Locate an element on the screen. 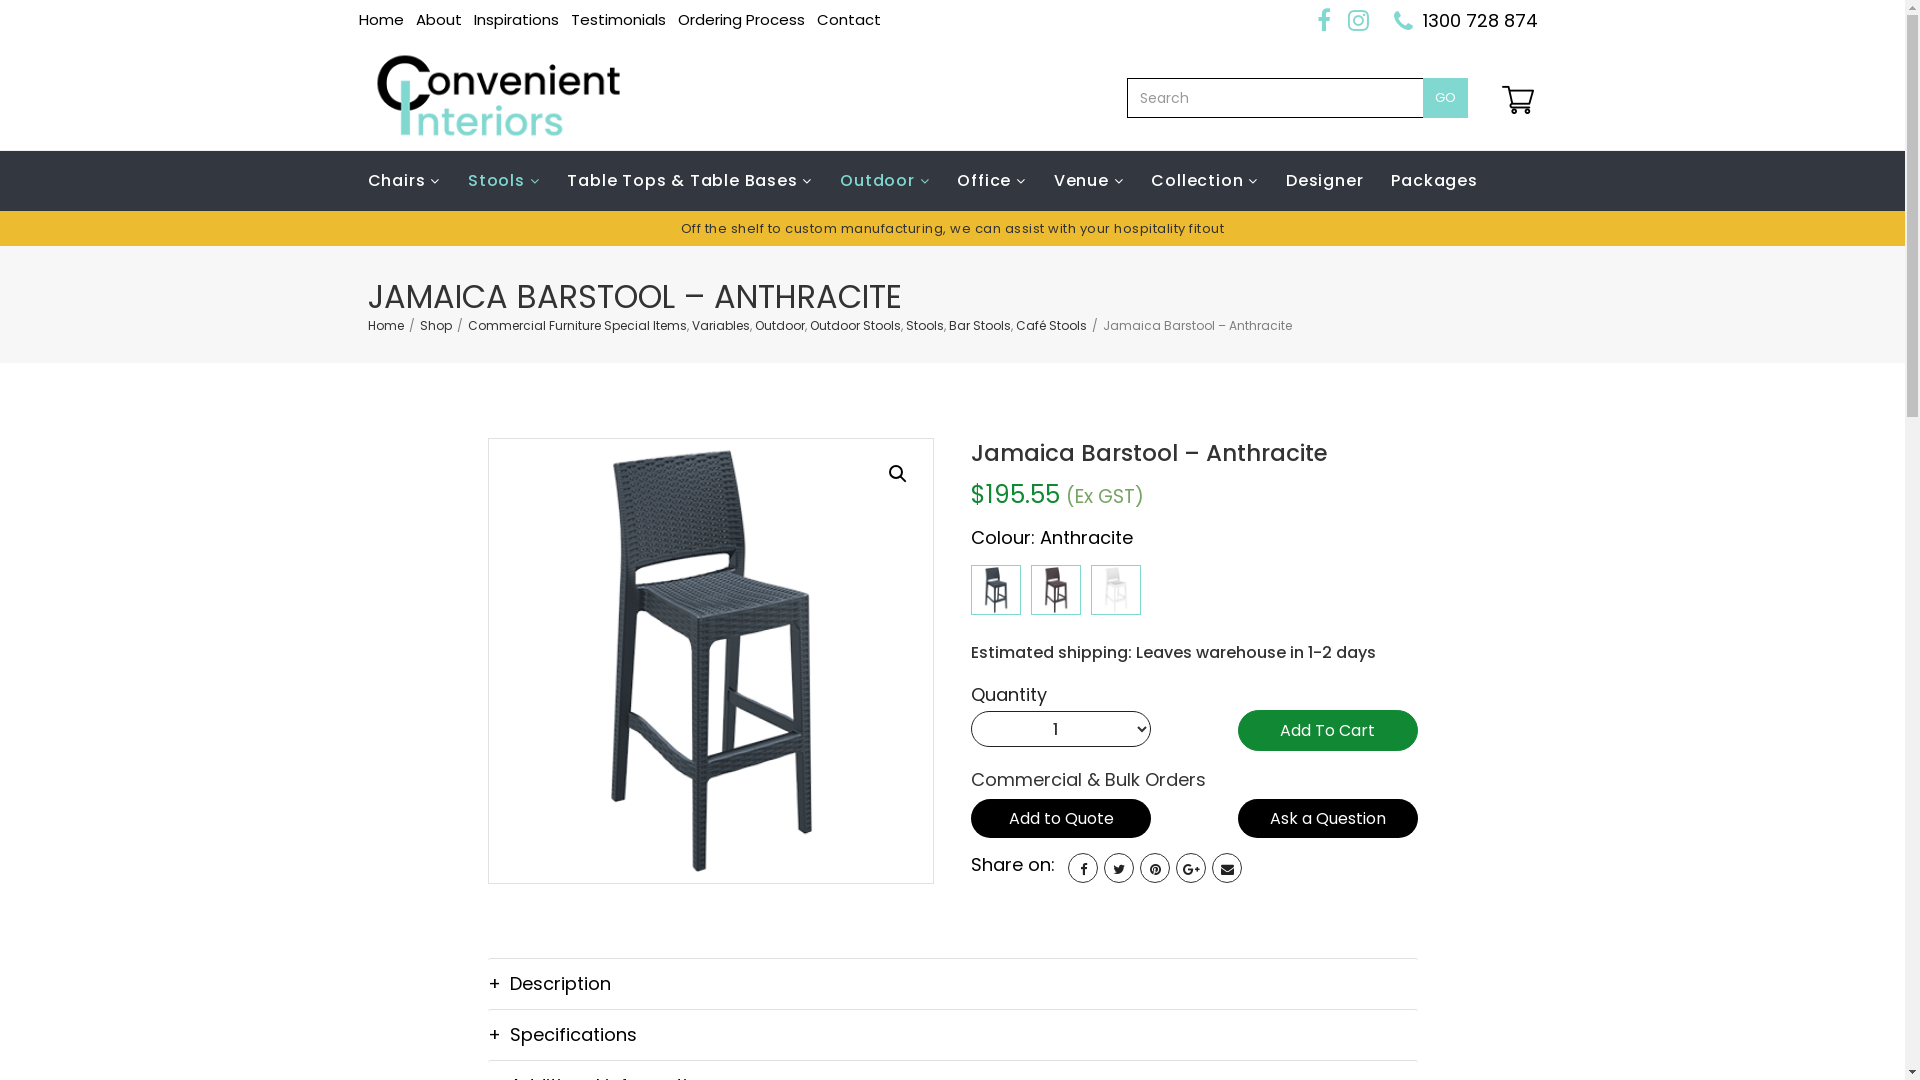  'Collection' is located at coordinates (1203, 181).